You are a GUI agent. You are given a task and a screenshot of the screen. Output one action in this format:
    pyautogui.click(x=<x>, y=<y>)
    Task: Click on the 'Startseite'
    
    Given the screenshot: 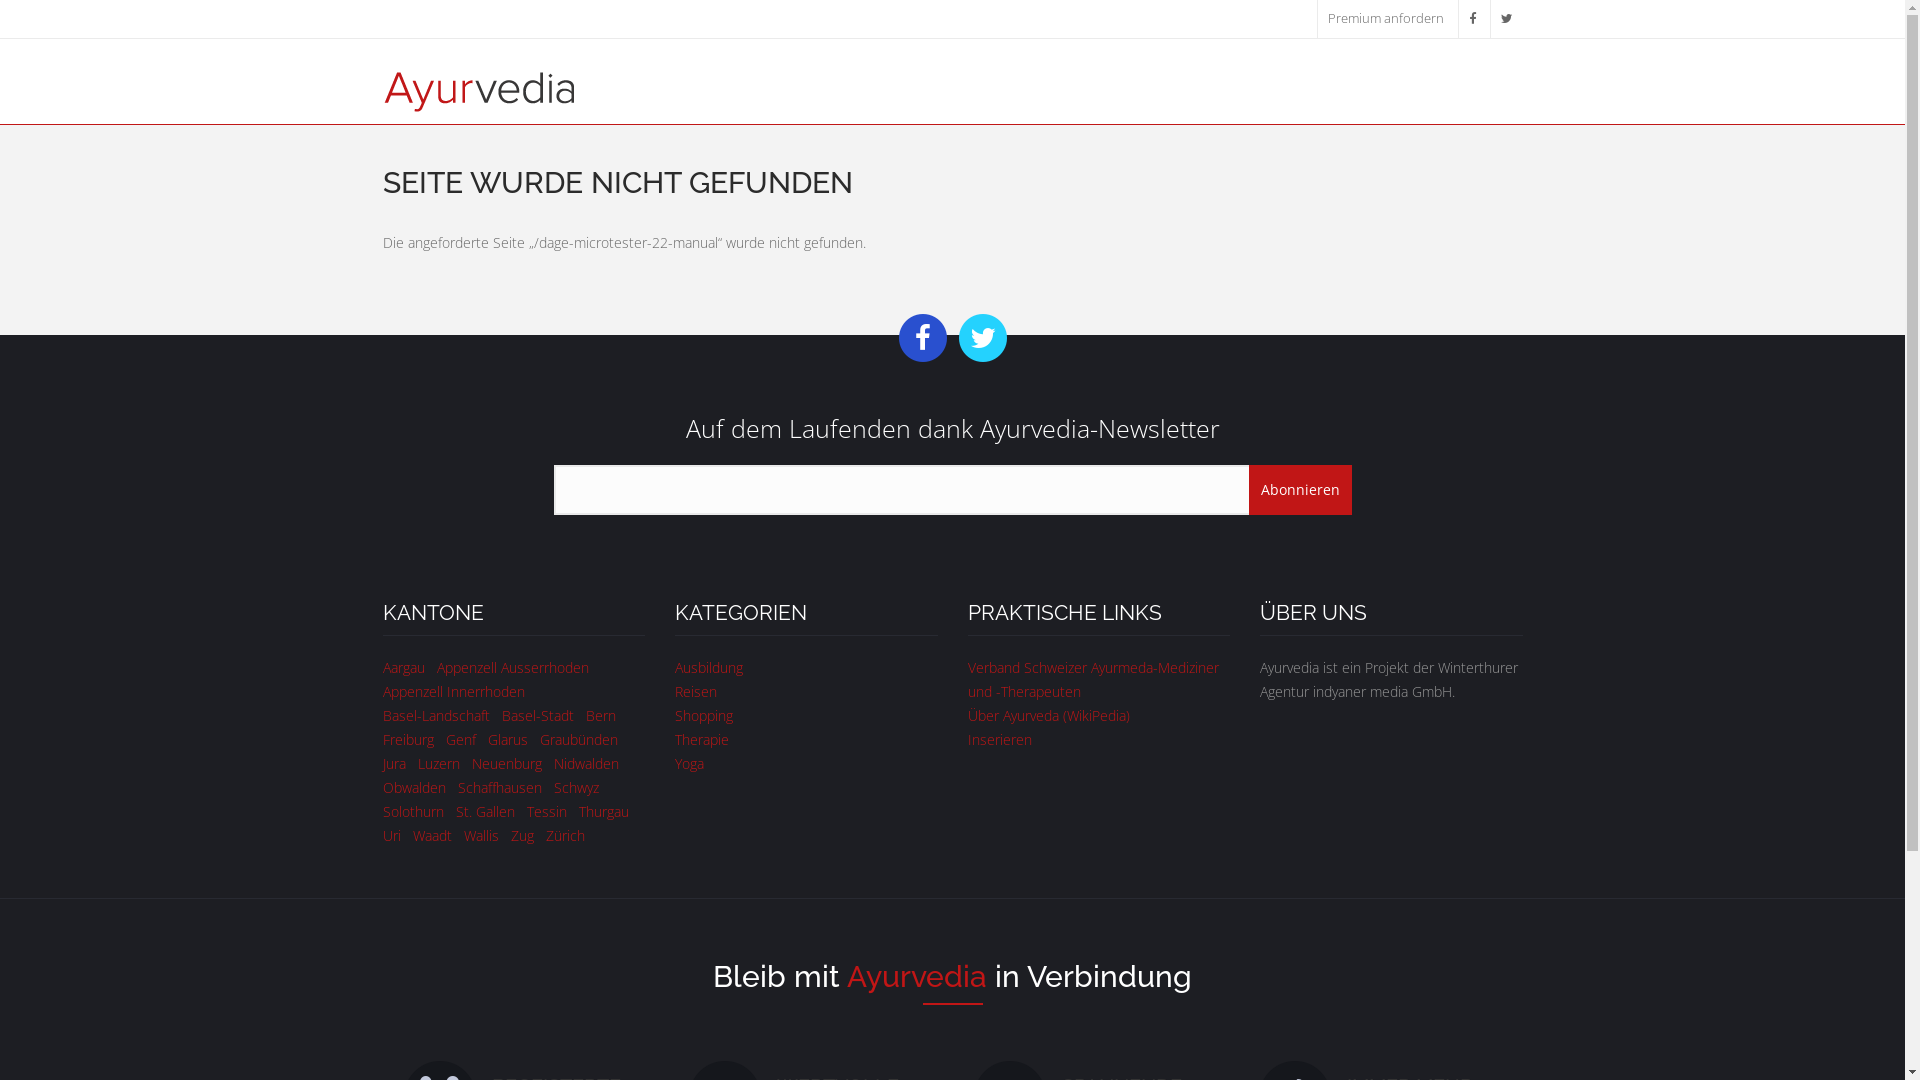 What is the action you would take?
    pyautogui.click(x=382, y=88)
    